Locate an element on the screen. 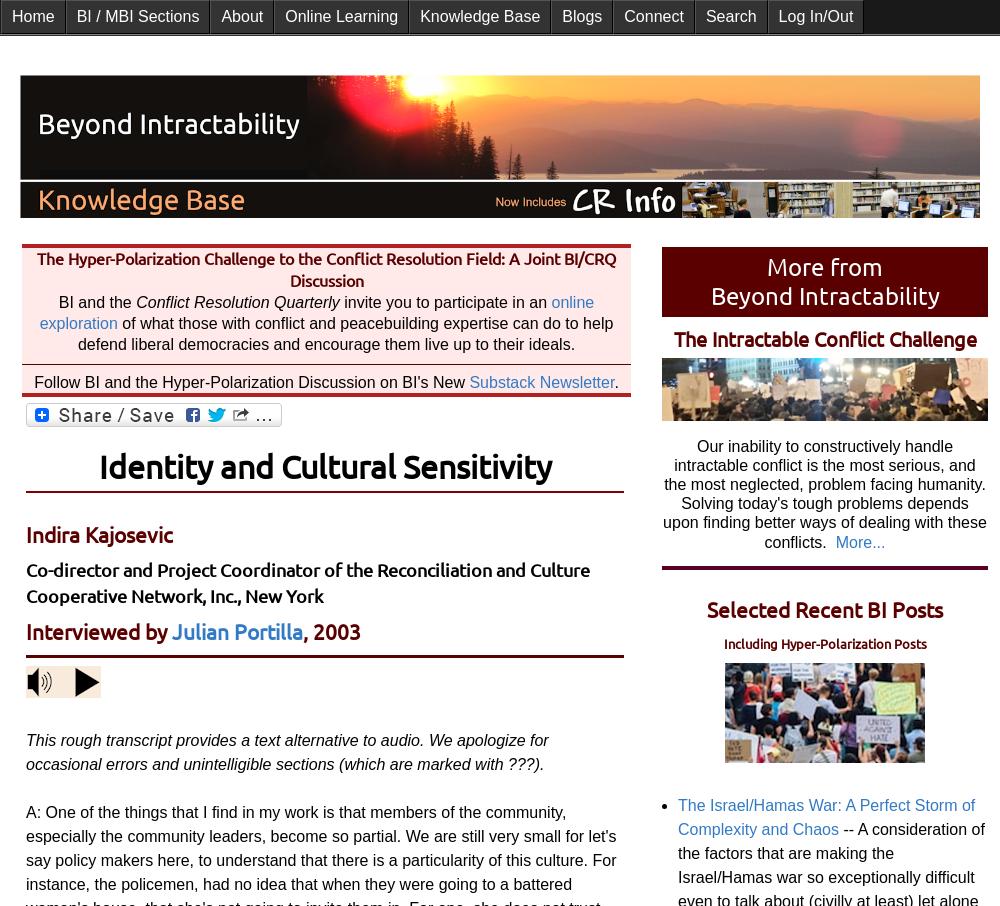  'invite you to participate in an' is located at coordinates (444, 301).